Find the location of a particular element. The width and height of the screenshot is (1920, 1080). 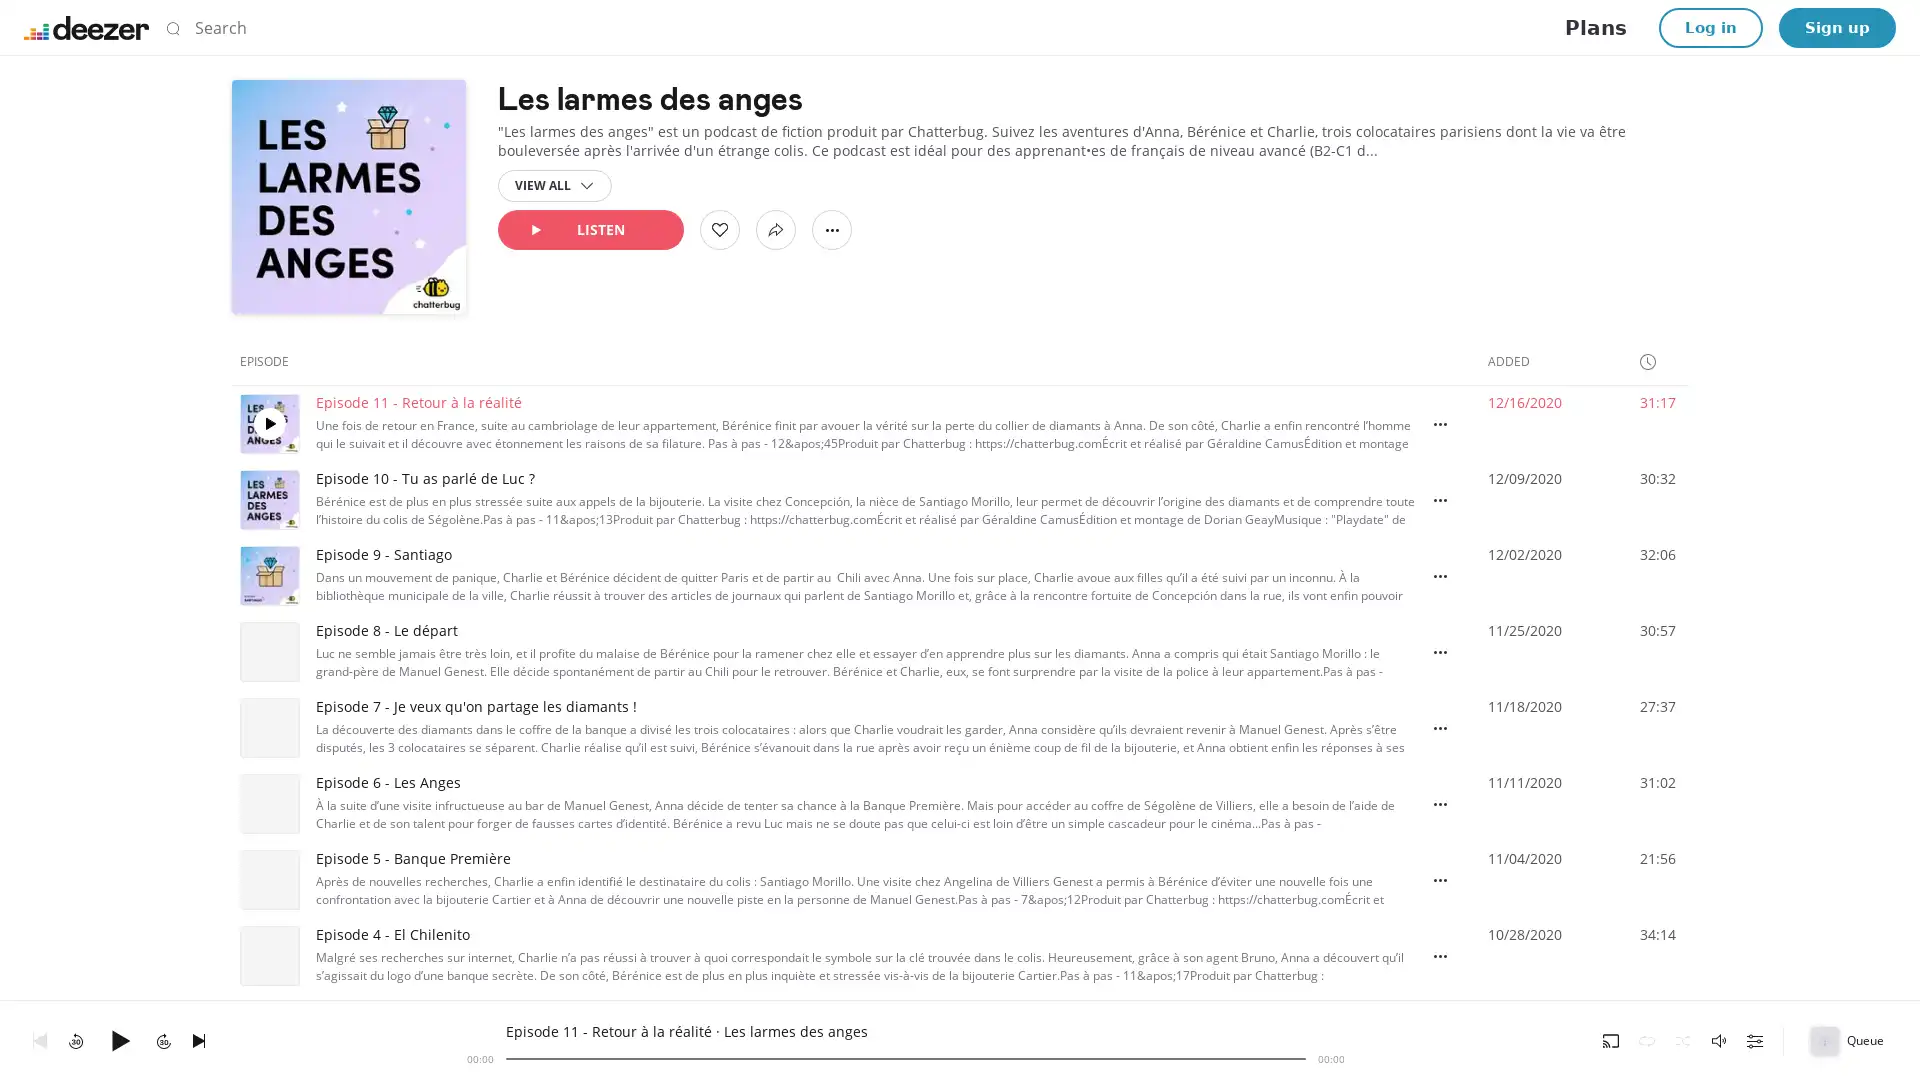

Back is located at coordinates (39, 1039).